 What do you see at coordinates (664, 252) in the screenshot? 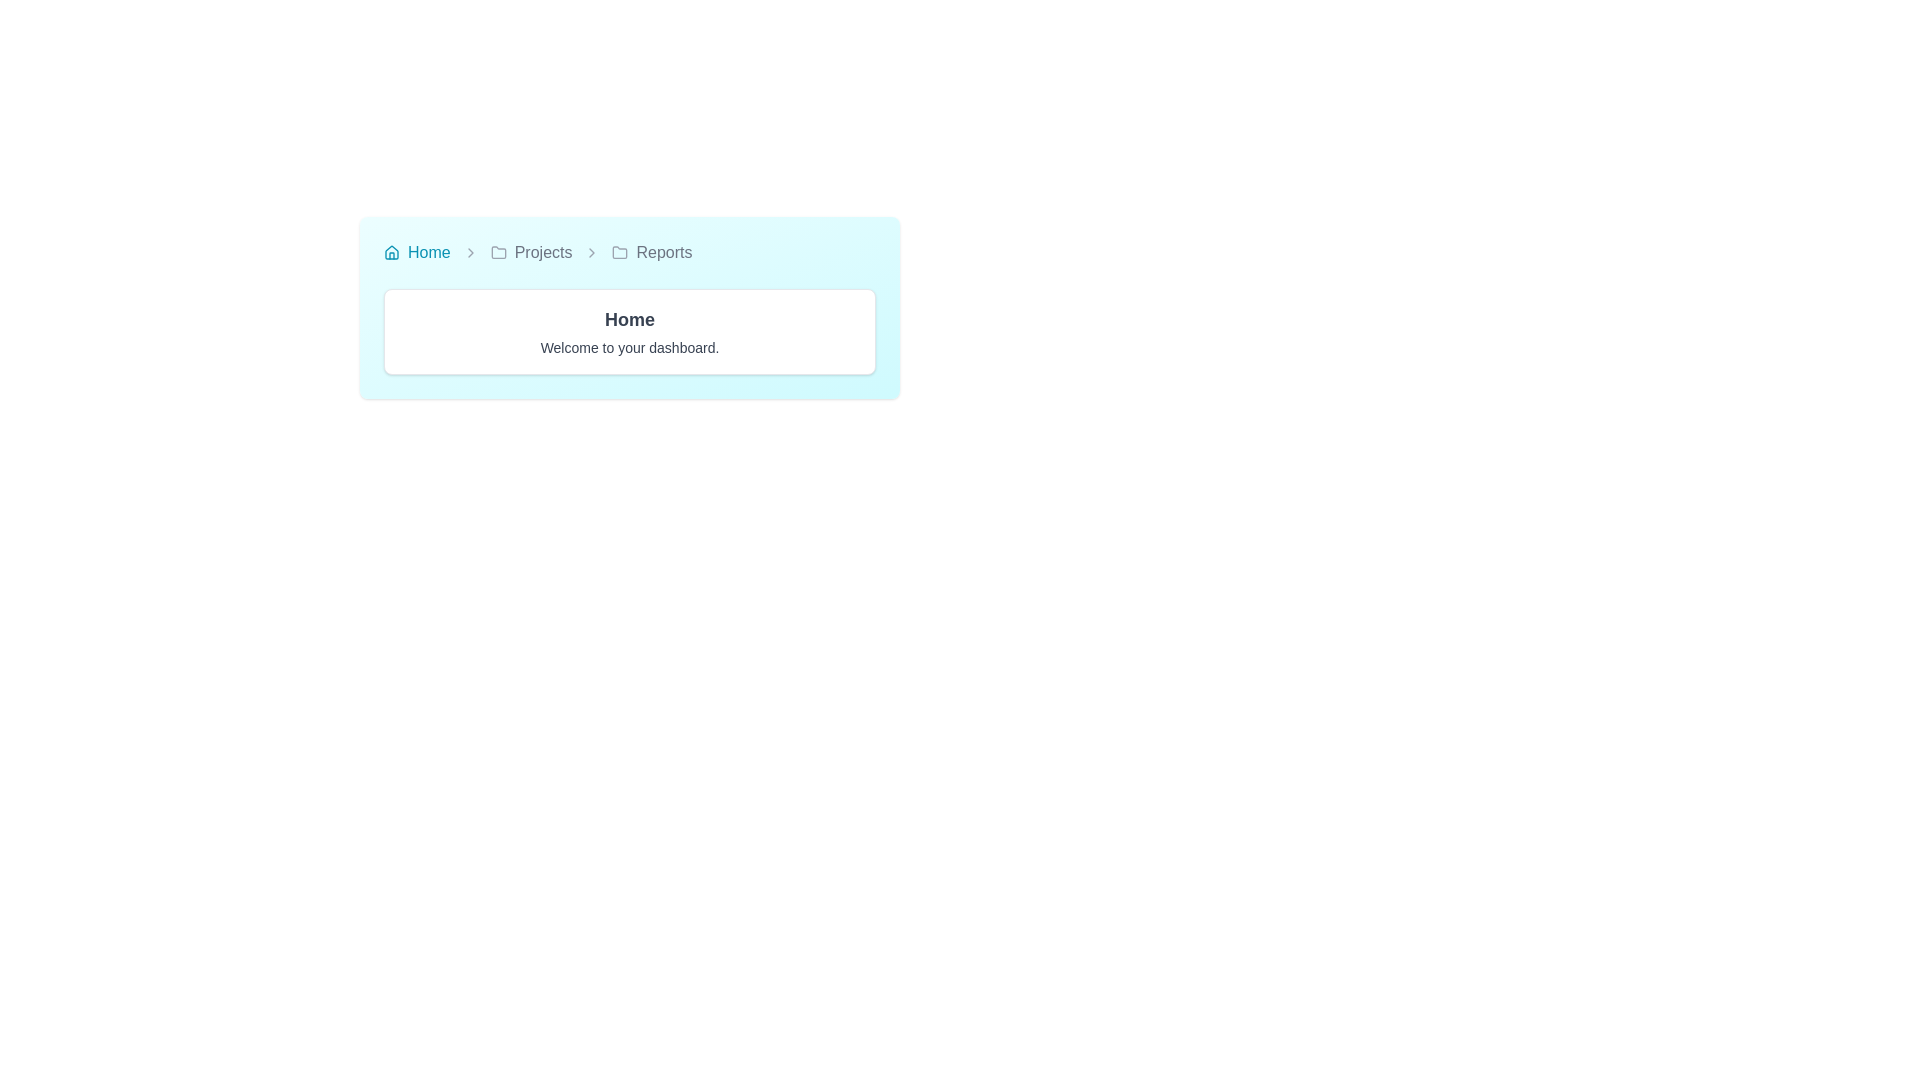
I see `the 'Reports' text label` at bounding box center [664, 252].